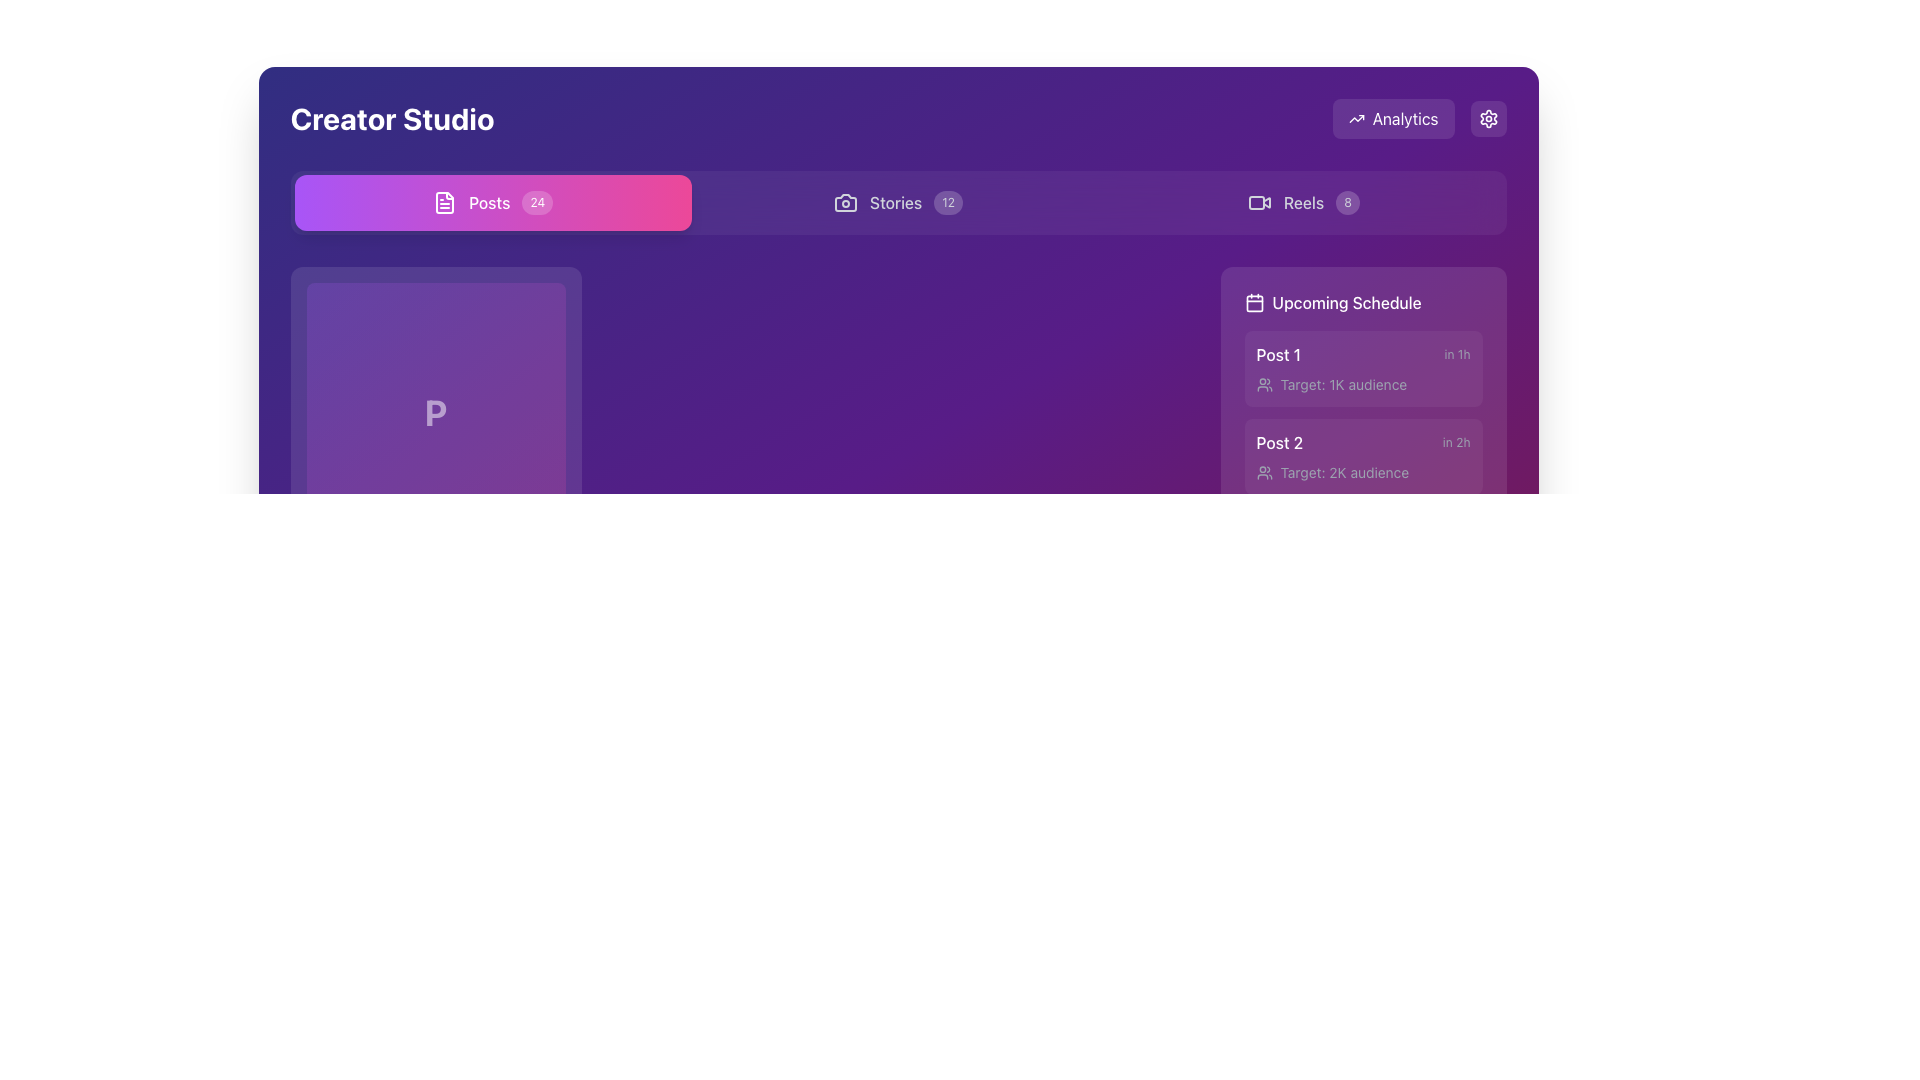  What do you see at coordinates (537, 203) in the screenshot?
I see `the Notification badge located within the 'Posts' button in the navigation bar at the top of the interface` at bounding box center [537, 203].